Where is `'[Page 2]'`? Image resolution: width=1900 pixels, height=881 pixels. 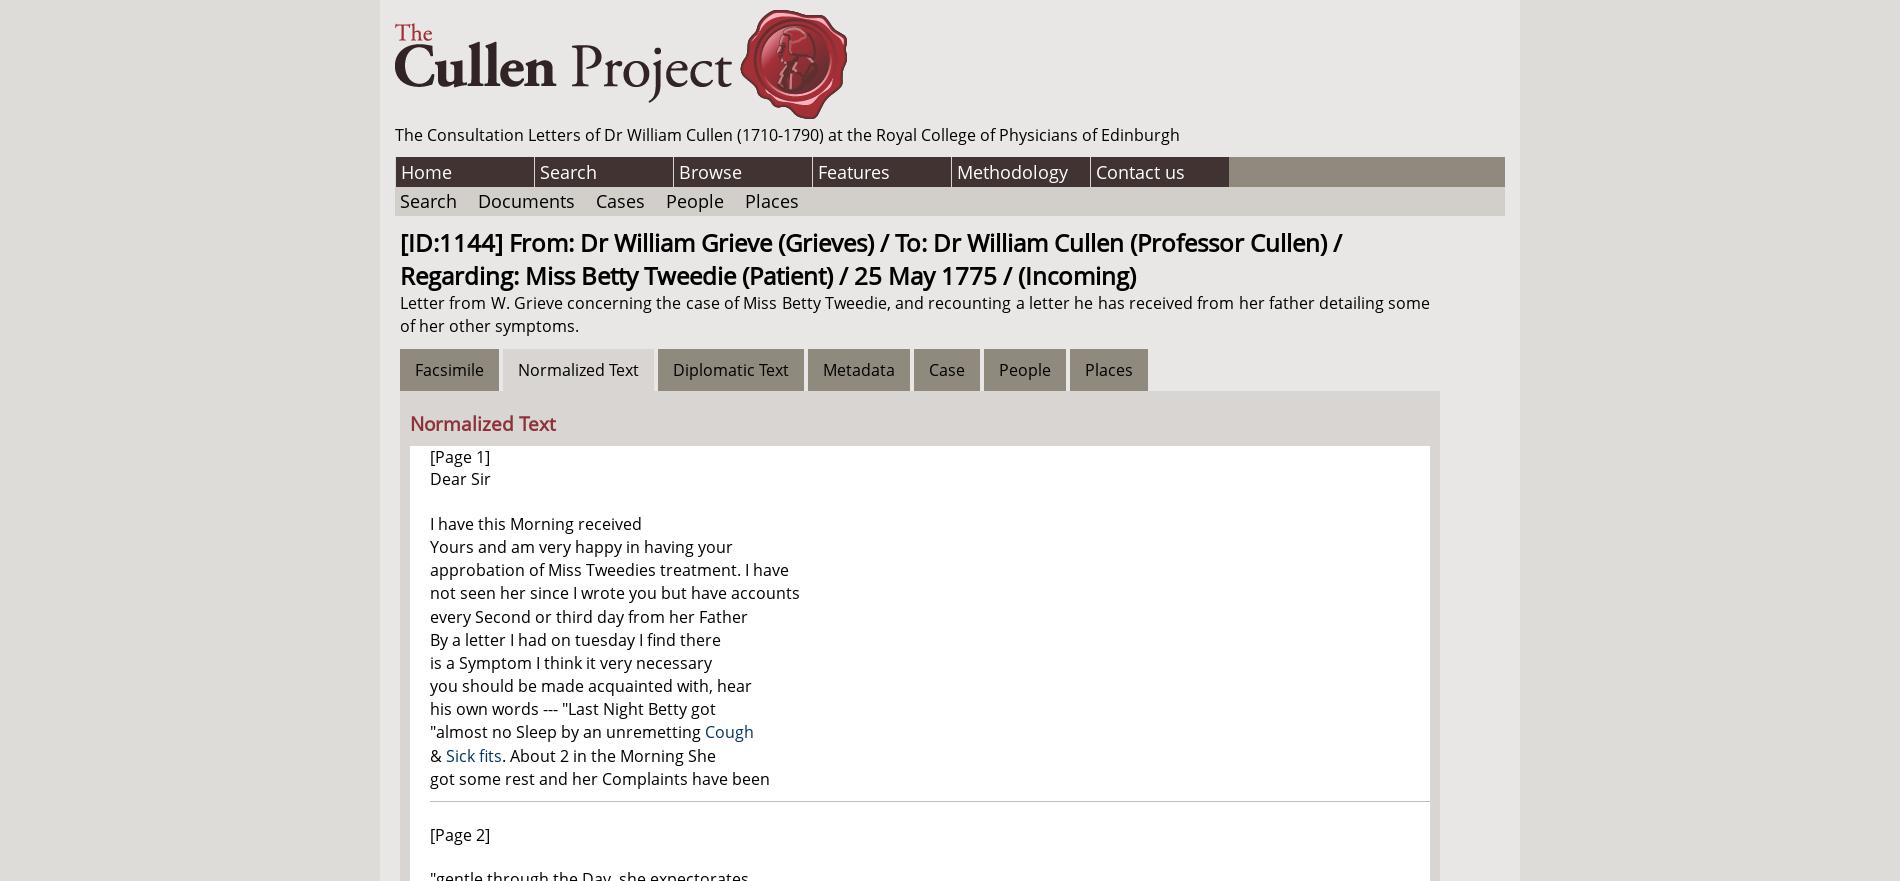 '[Page 2]' is located at coordinates (458, 834).